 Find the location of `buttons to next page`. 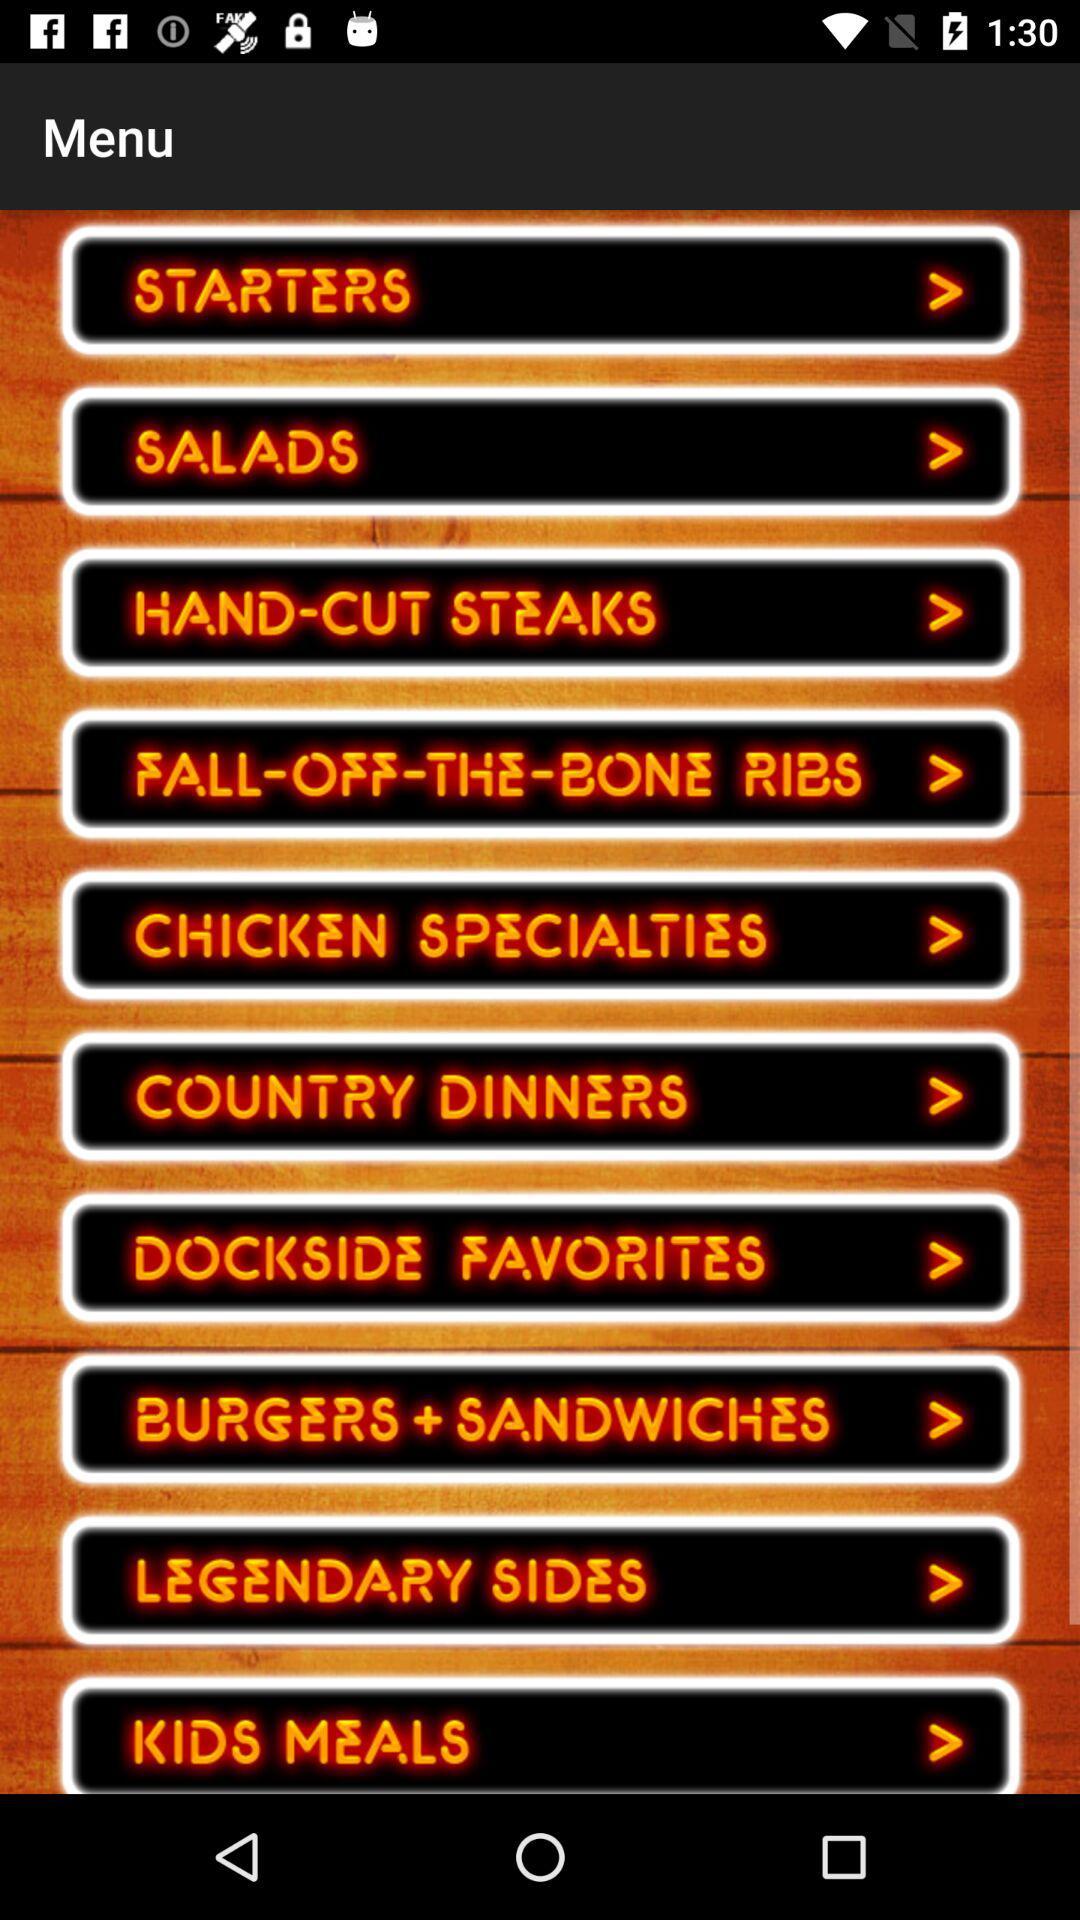

buttons to next page is located at coordinates (540, 1726).